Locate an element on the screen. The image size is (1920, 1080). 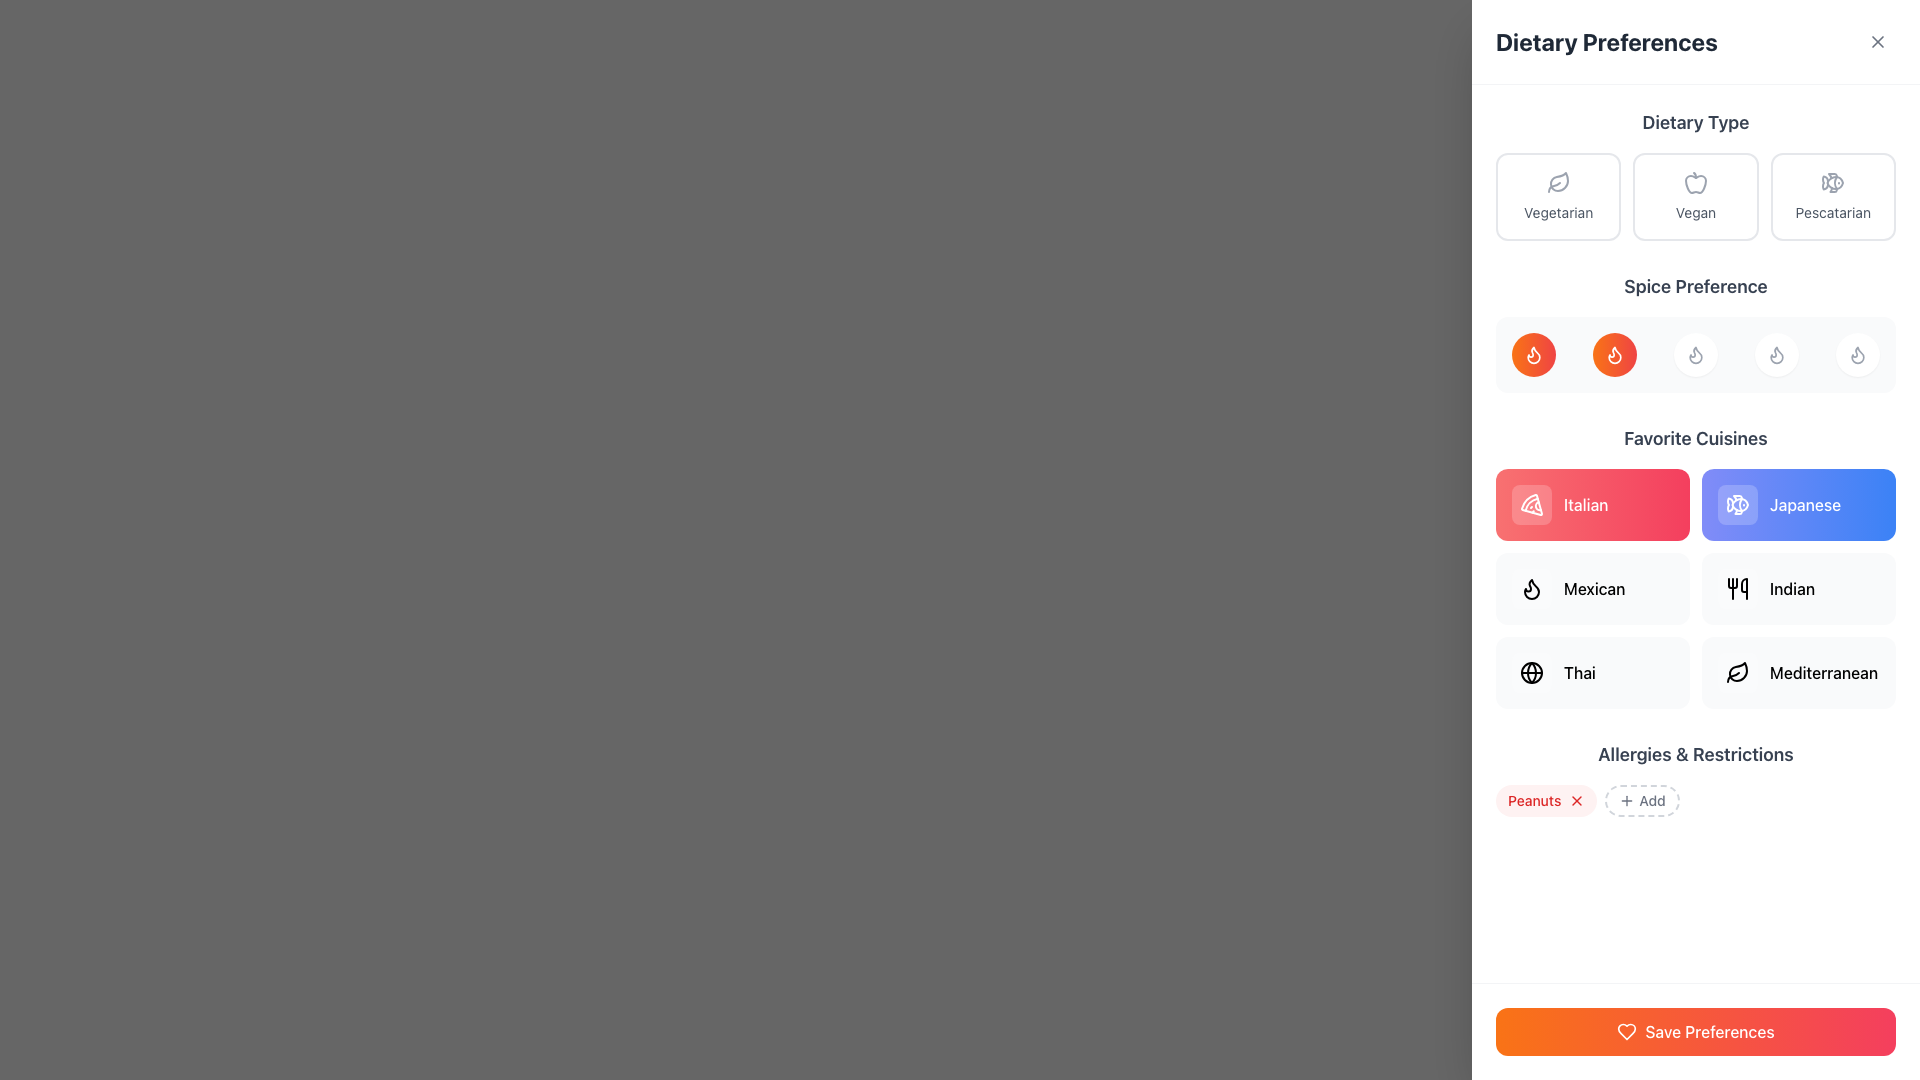
the 'Thai' text label in the 'Favorite Cuisines' section is located at coordinates (1578, 672).